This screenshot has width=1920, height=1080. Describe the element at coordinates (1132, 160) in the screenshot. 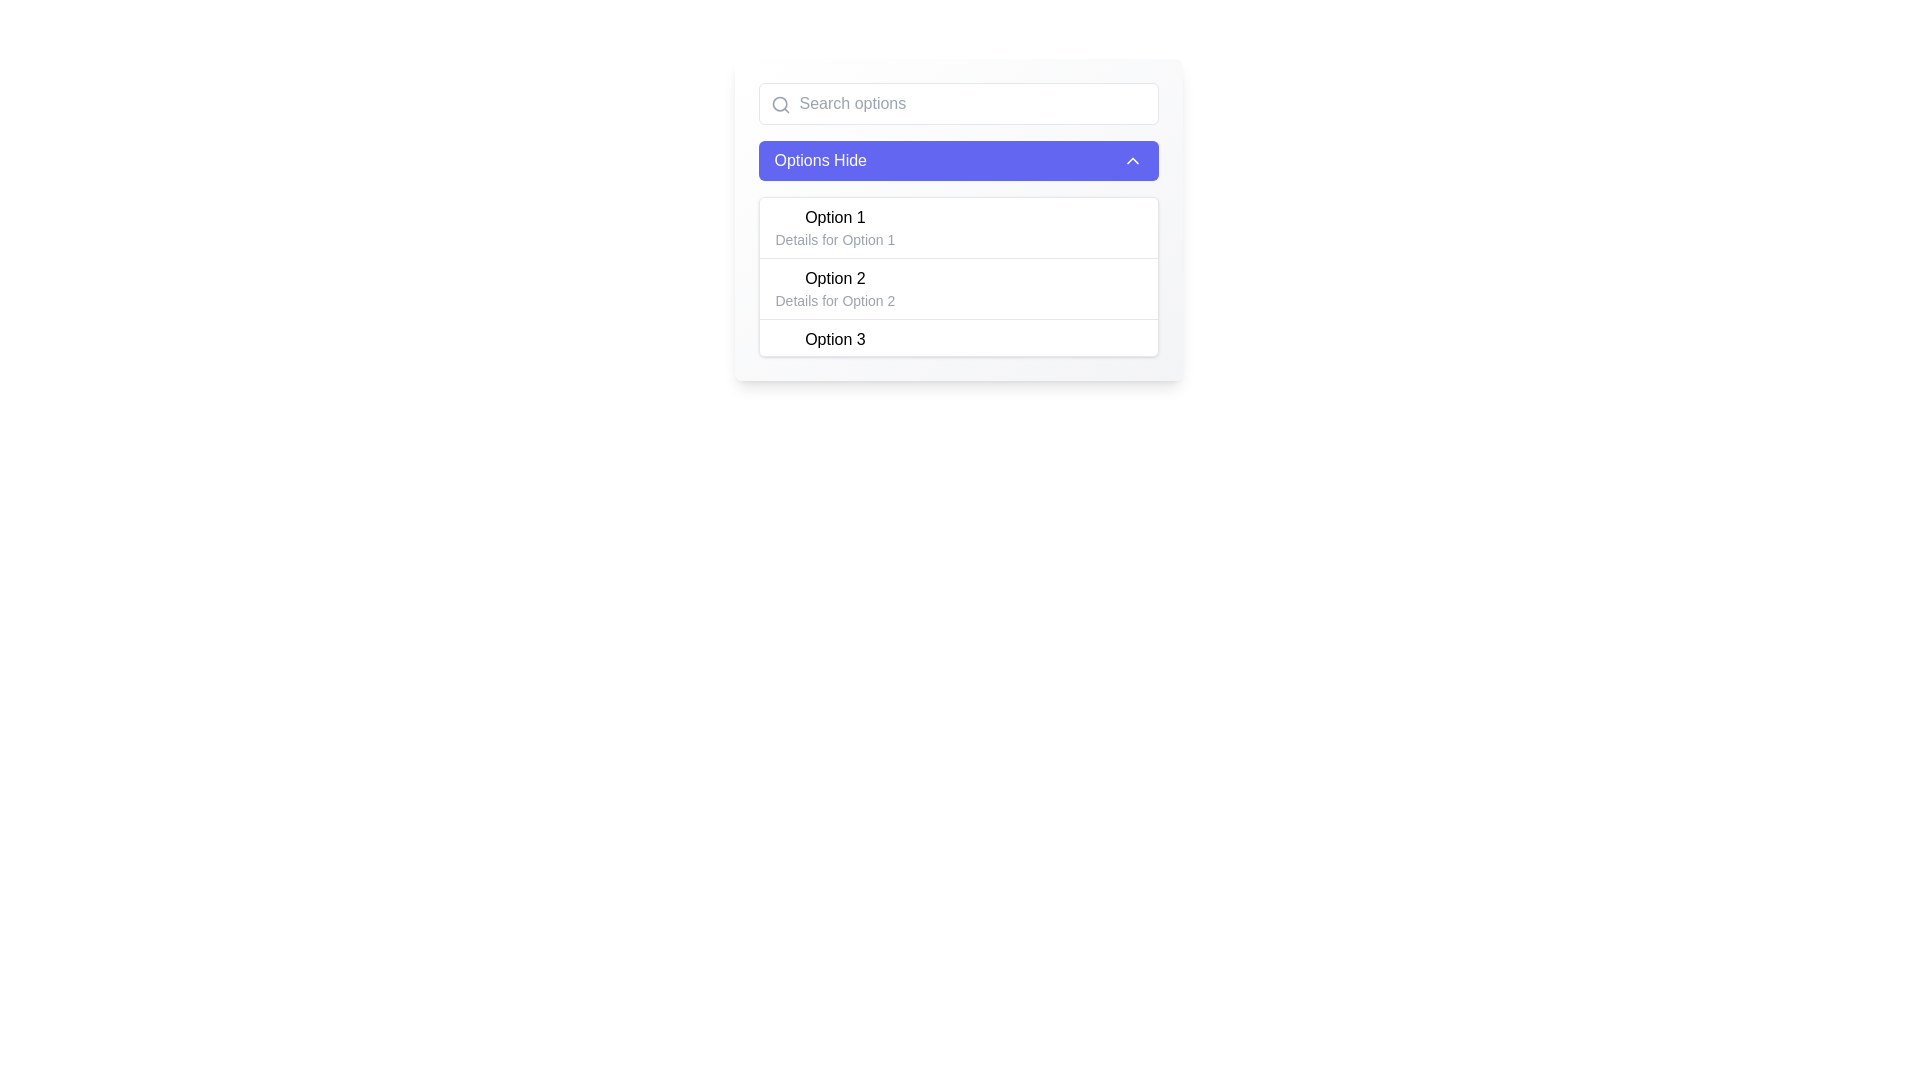

I see `the upward-pointing chevron icon adjacent to the 'Options Hide' button` at that location.